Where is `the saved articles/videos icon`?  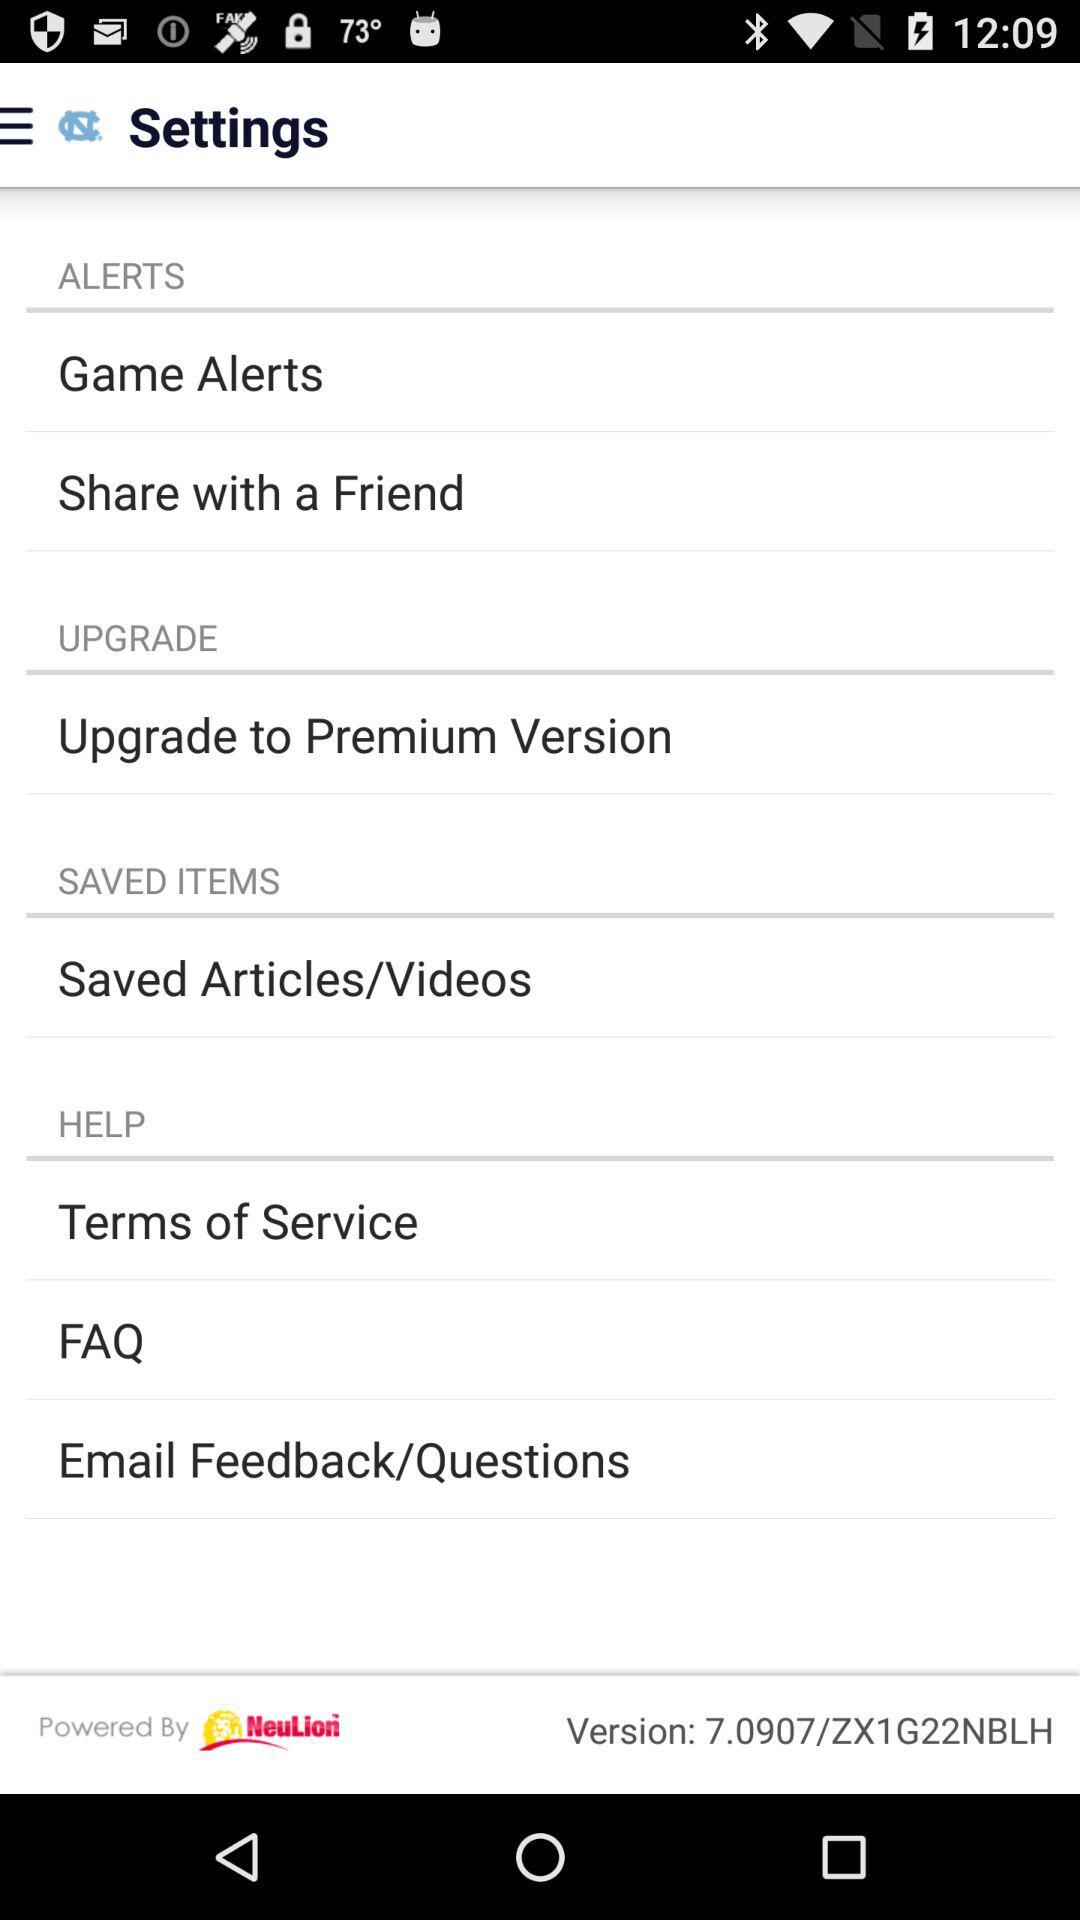
the saved articles/videos icon is located at coordinates (540, 977).